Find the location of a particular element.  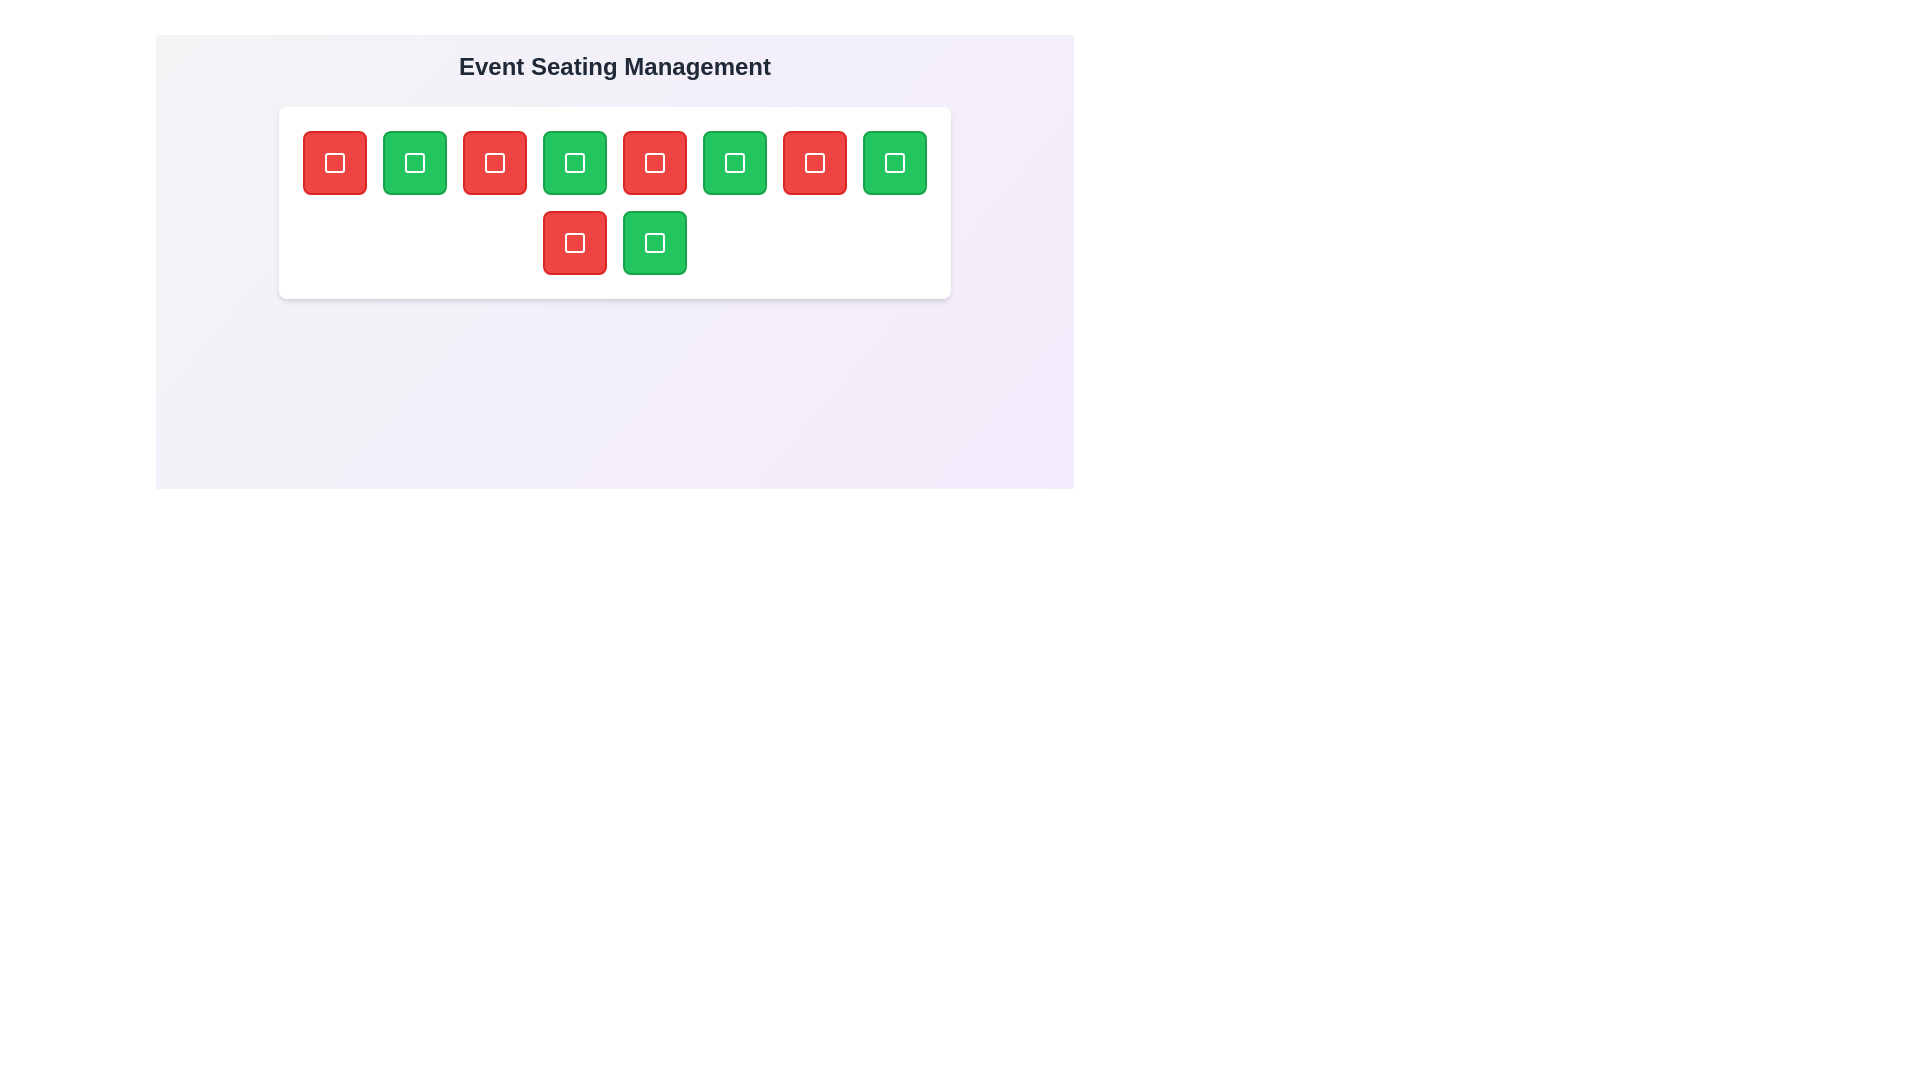

the state represented by the small square with rounded corners located within the green background square in the fourth position of the top row of the grid layout is located at coordinates (574, 161).